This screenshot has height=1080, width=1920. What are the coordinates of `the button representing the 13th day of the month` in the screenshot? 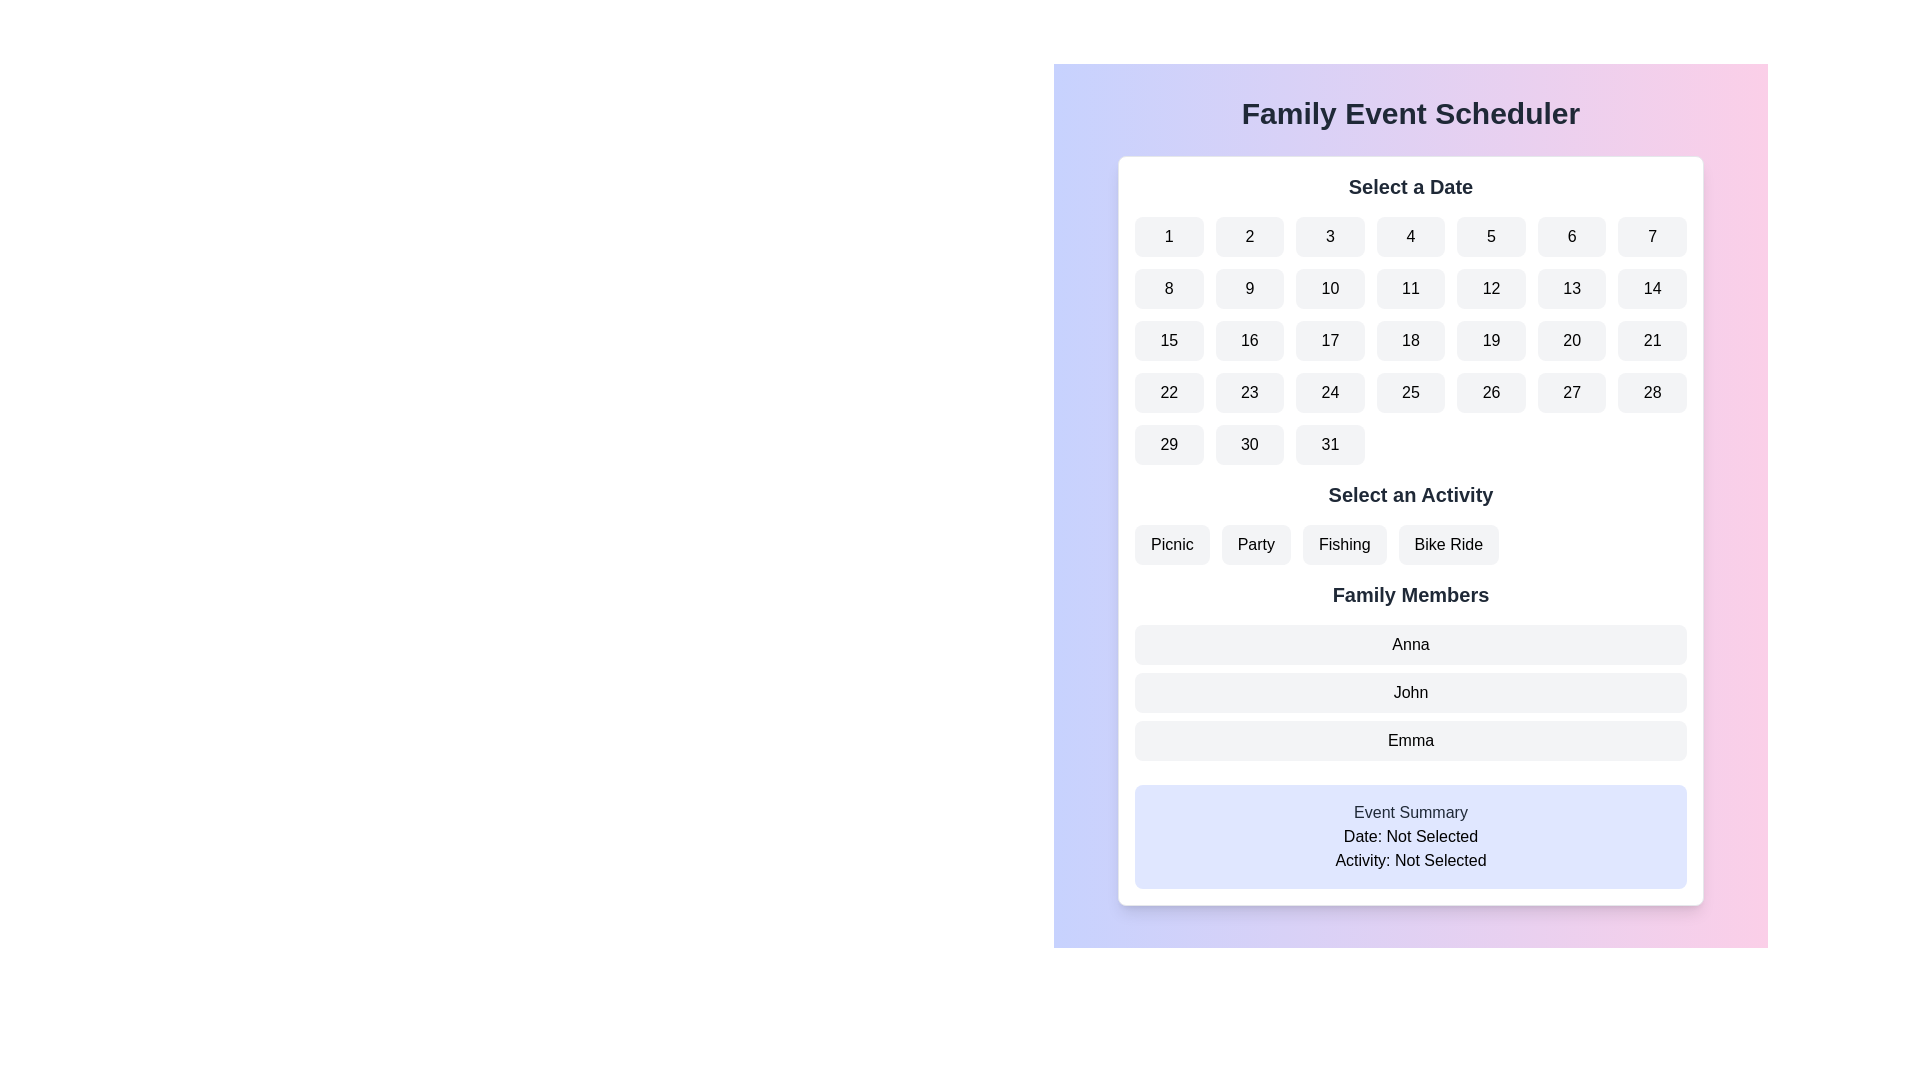 It's located at (1571, 289).